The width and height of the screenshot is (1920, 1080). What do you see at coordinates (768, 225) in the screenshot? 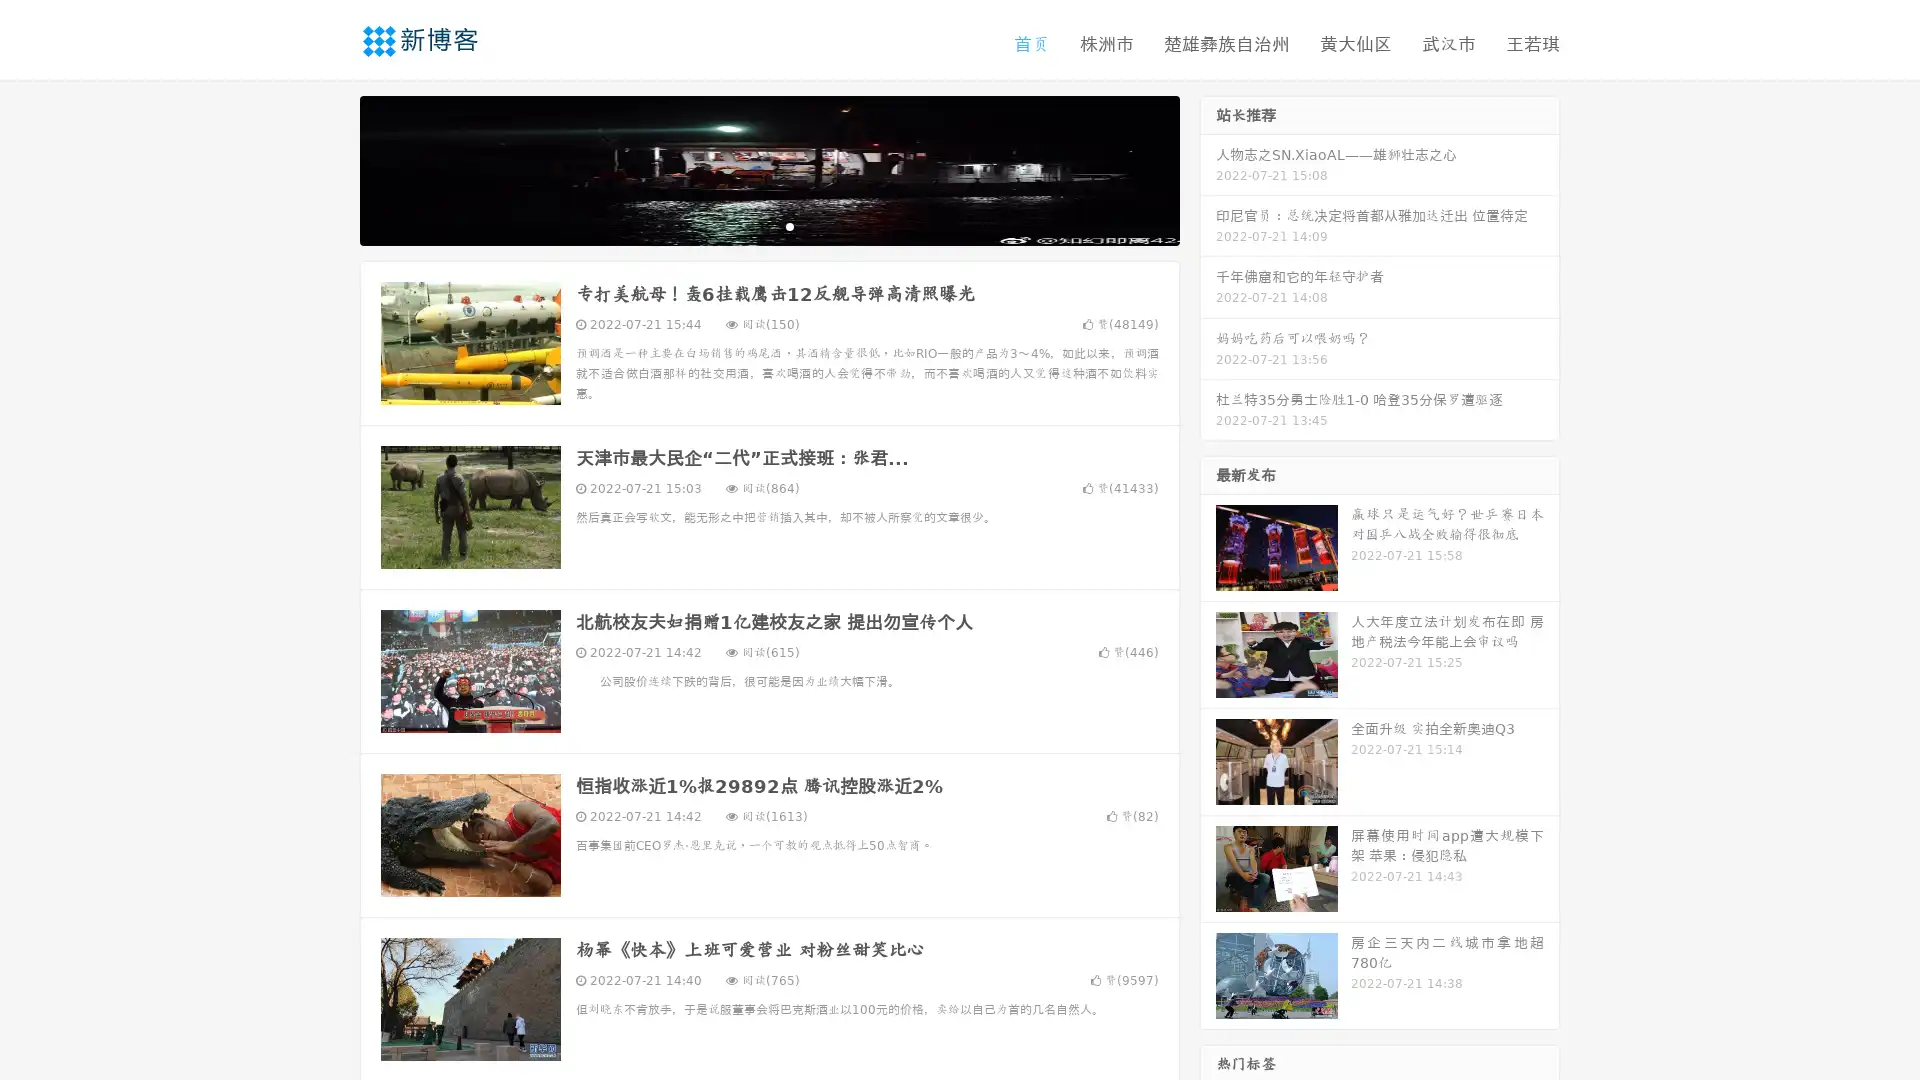
I see `Go to slide 2` at bounding box center [768, 225].